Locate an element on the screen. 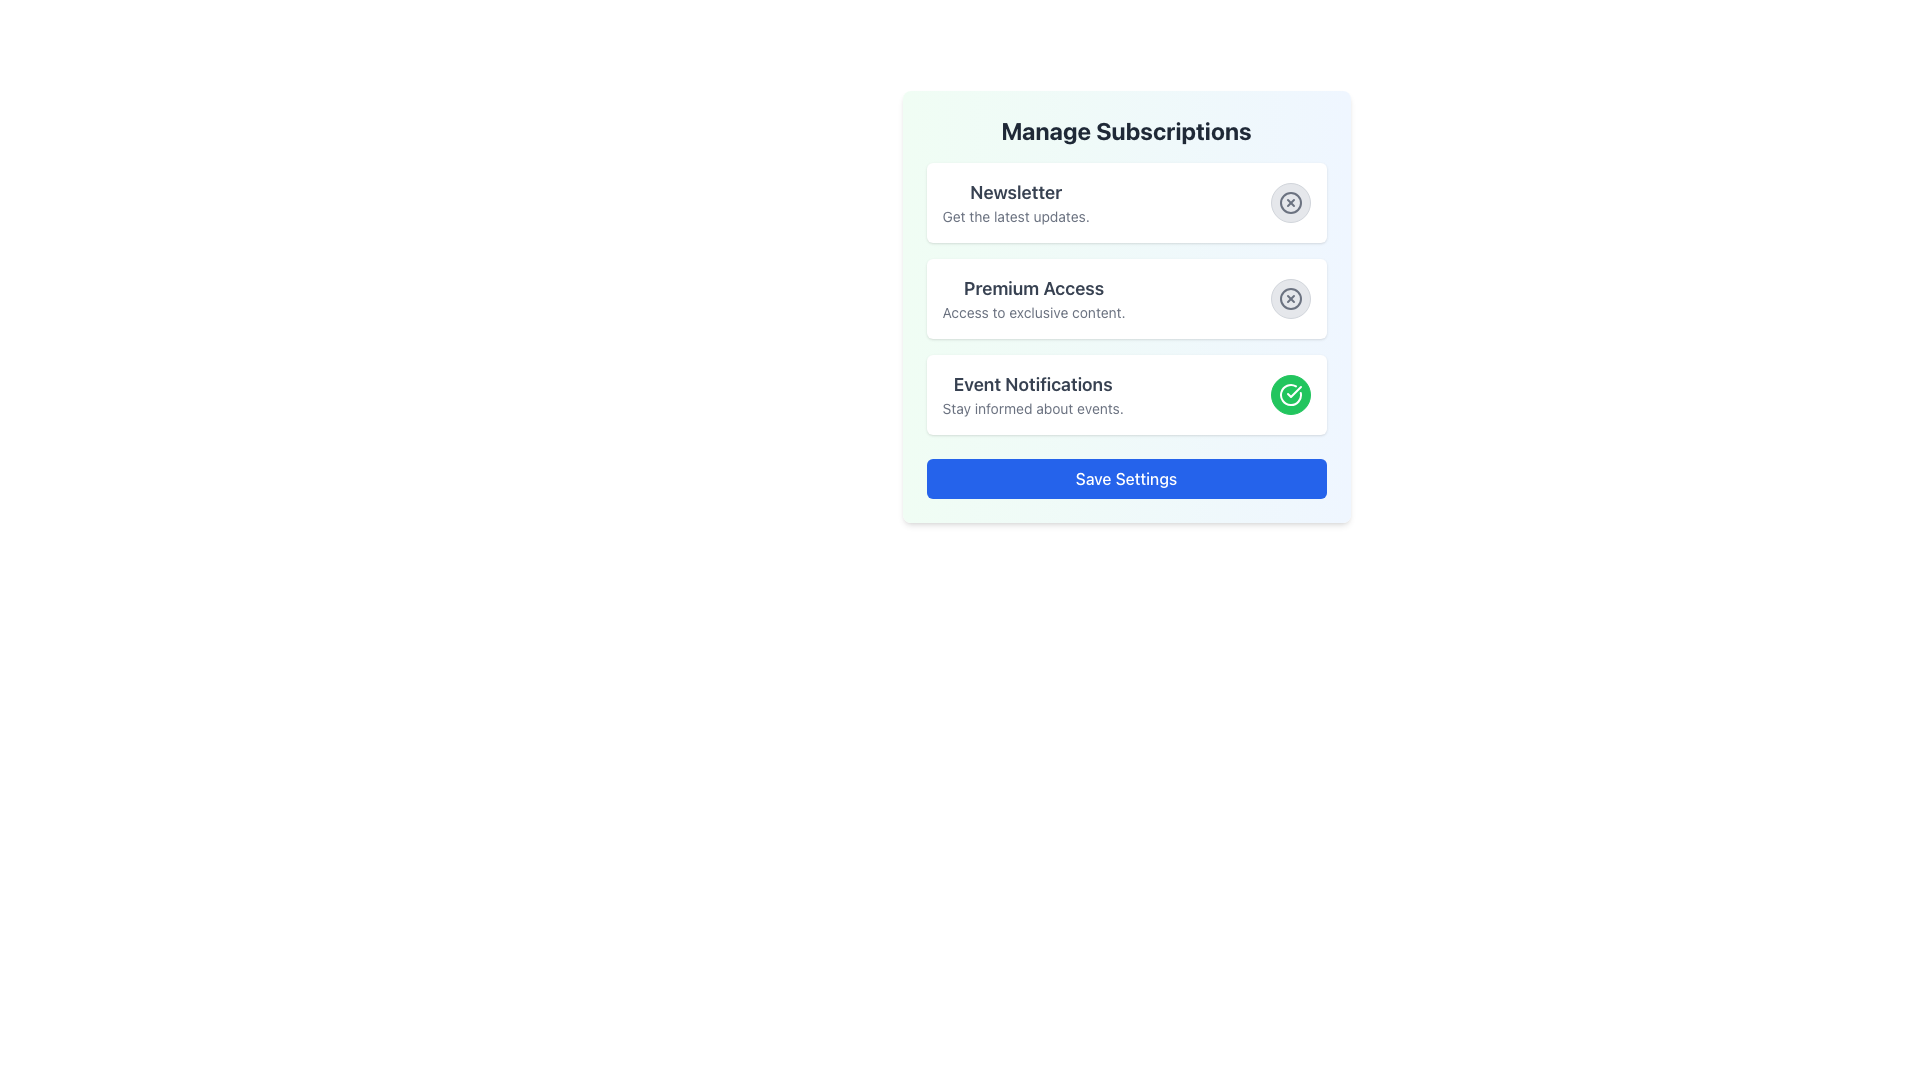 The image size is (1920, 1080). contextual subtitle text for the 'Newsletter' subscription option, located beneath the 'Newsletter' text in the settings interface under 'Manage Subscriptions.' is located at coordinates (1016, 216).